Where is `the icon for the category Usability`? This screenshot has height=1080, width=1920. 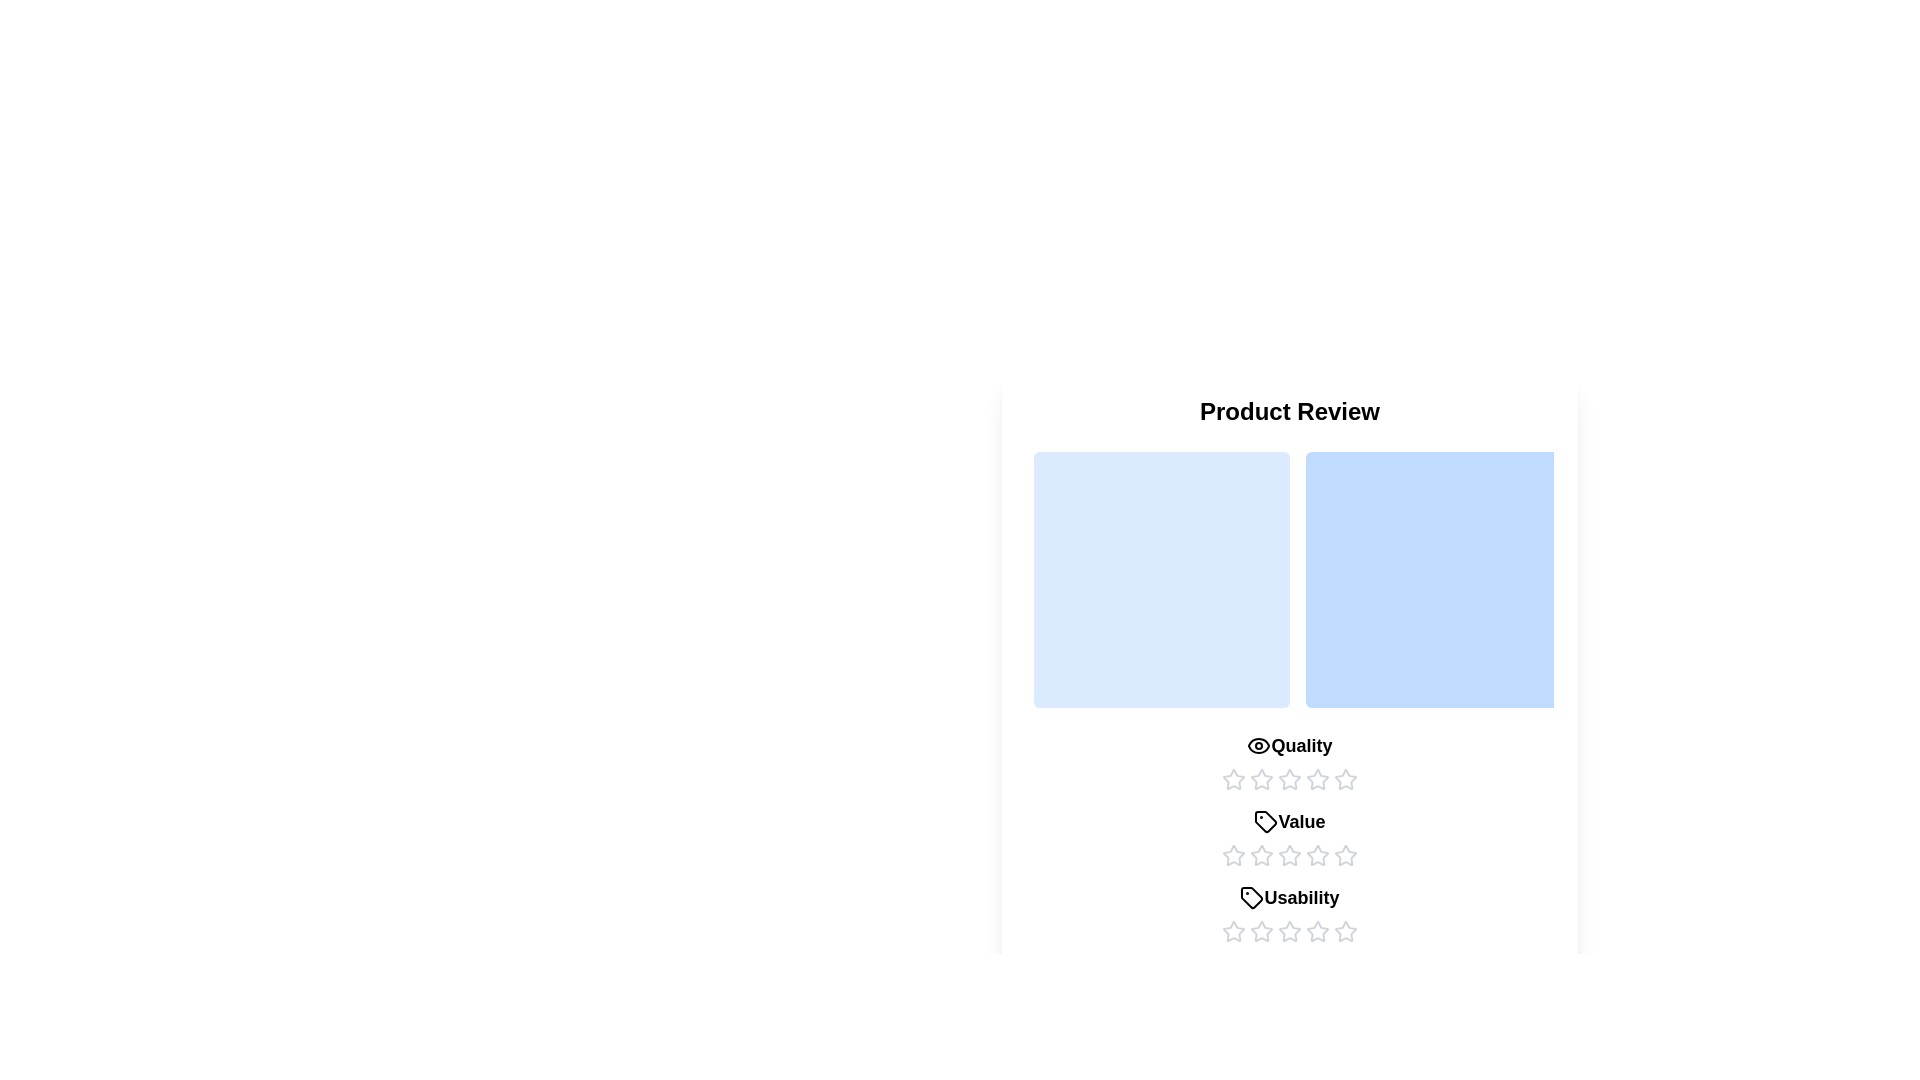
the icon for the category Usability is located at coordinates (1251, 897).